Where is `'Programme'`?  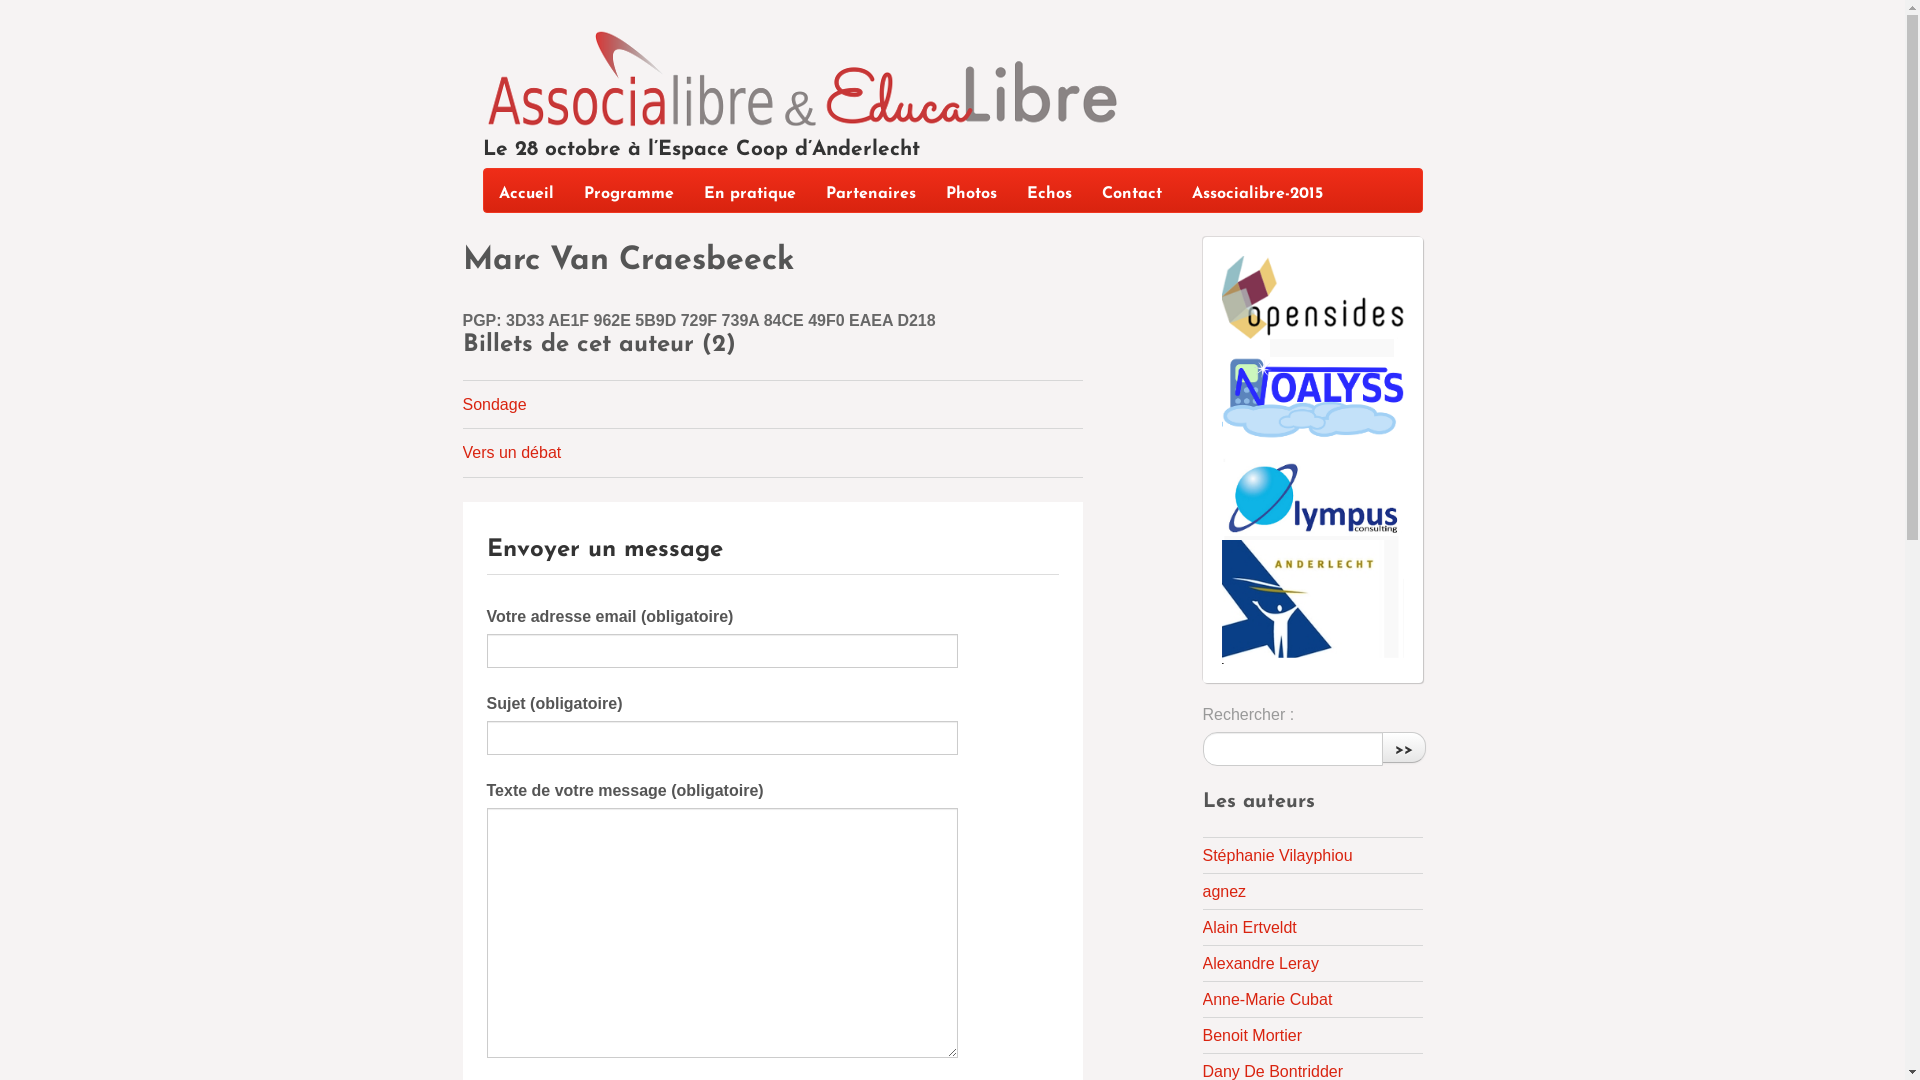
'Programme' is located at coordinates (627, 190).